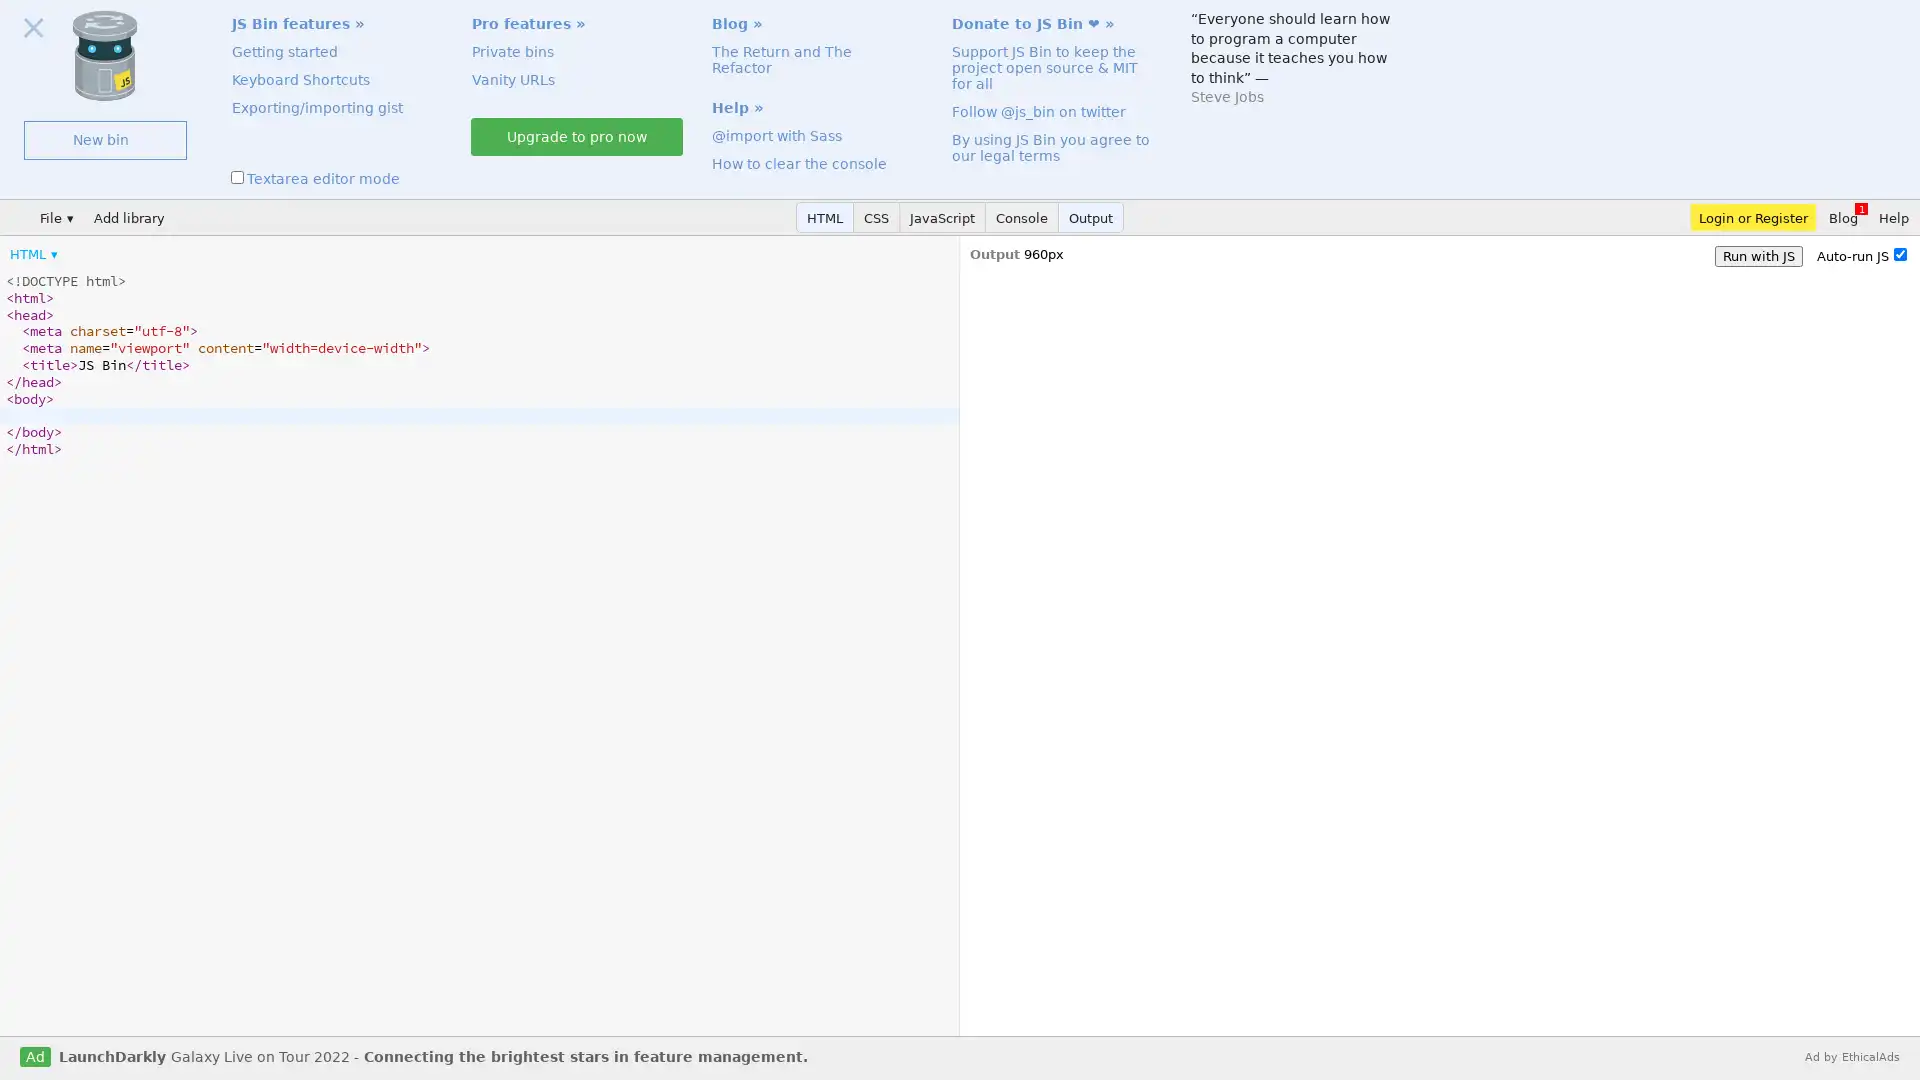 This screenshot has height=1080, width=1920. What do you see at coordinates (941, 217) in the screenshot?
I see `JavaScript Panel: Inactive` at bounding box center [941, 217].